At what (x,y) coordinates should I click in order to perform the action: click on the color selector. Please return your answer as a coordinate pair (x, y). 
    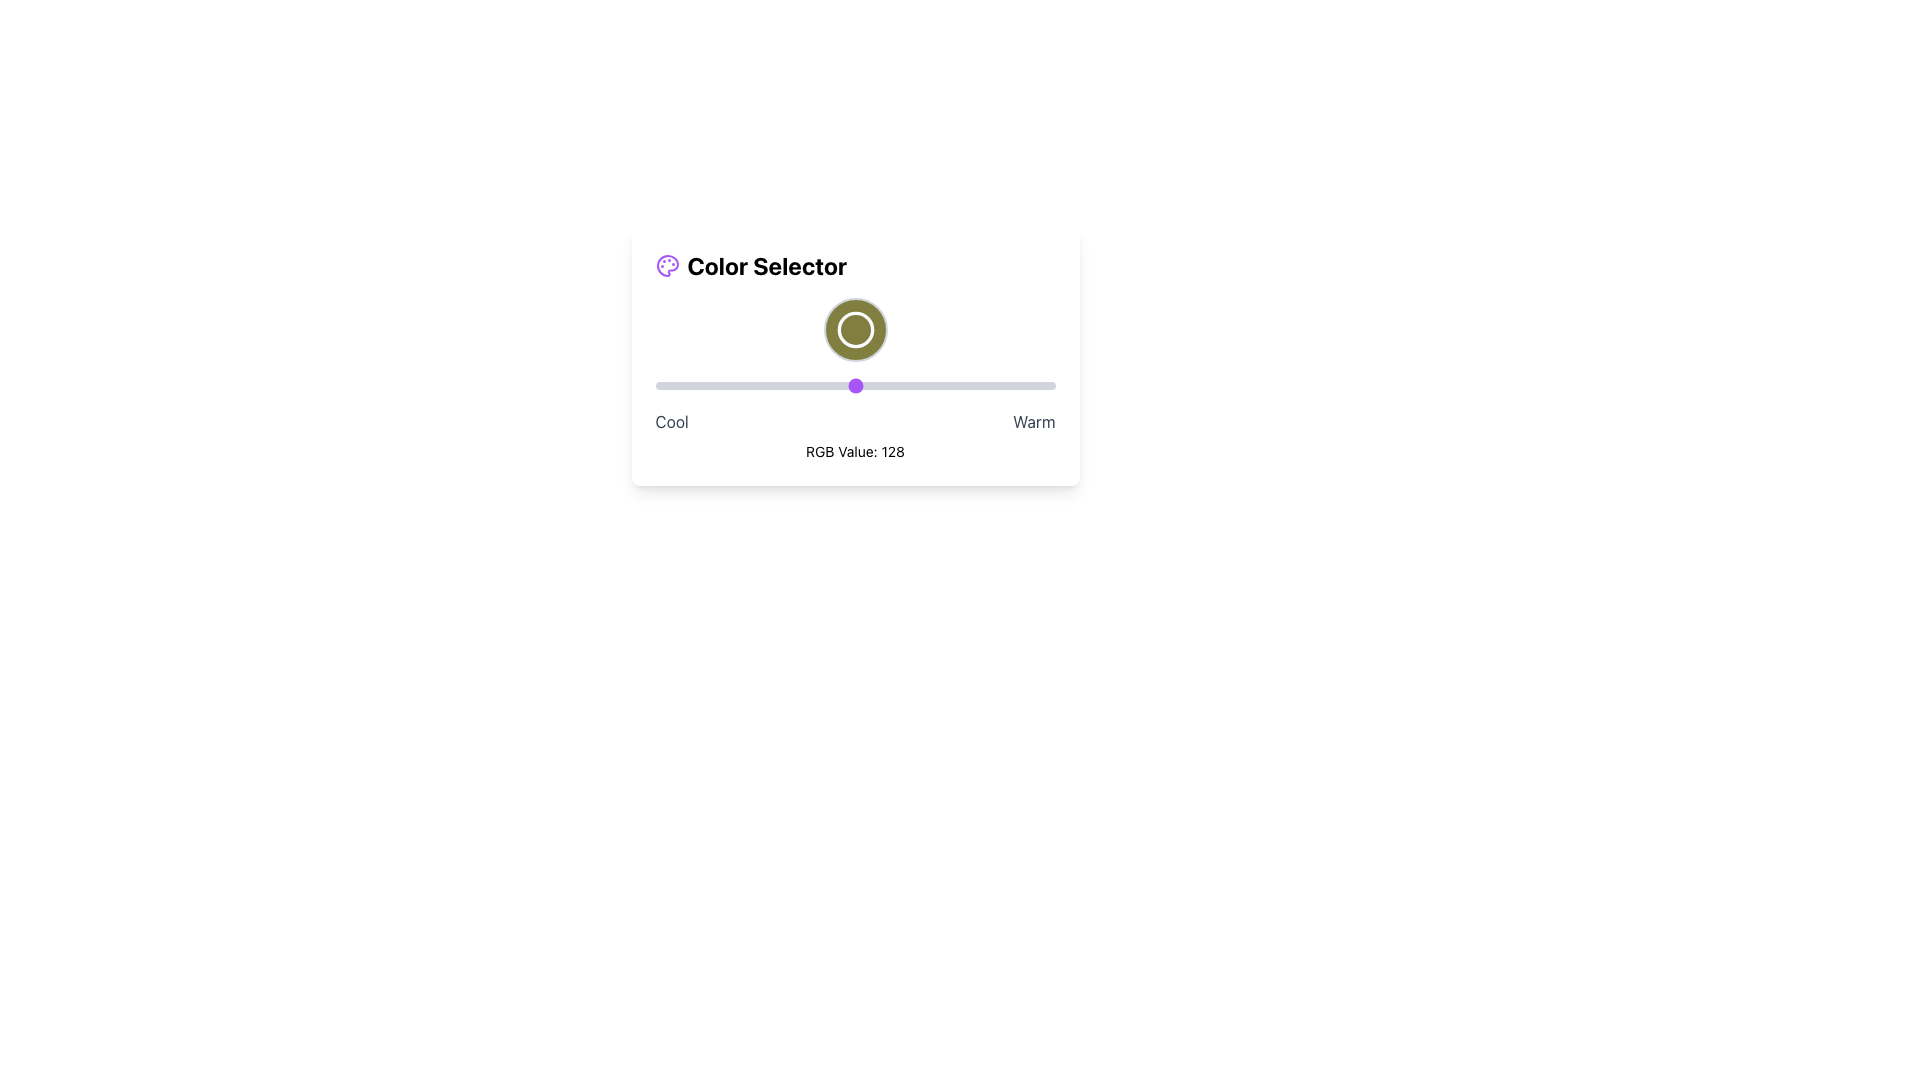
    Looking at the image, I should click on (840, 385).